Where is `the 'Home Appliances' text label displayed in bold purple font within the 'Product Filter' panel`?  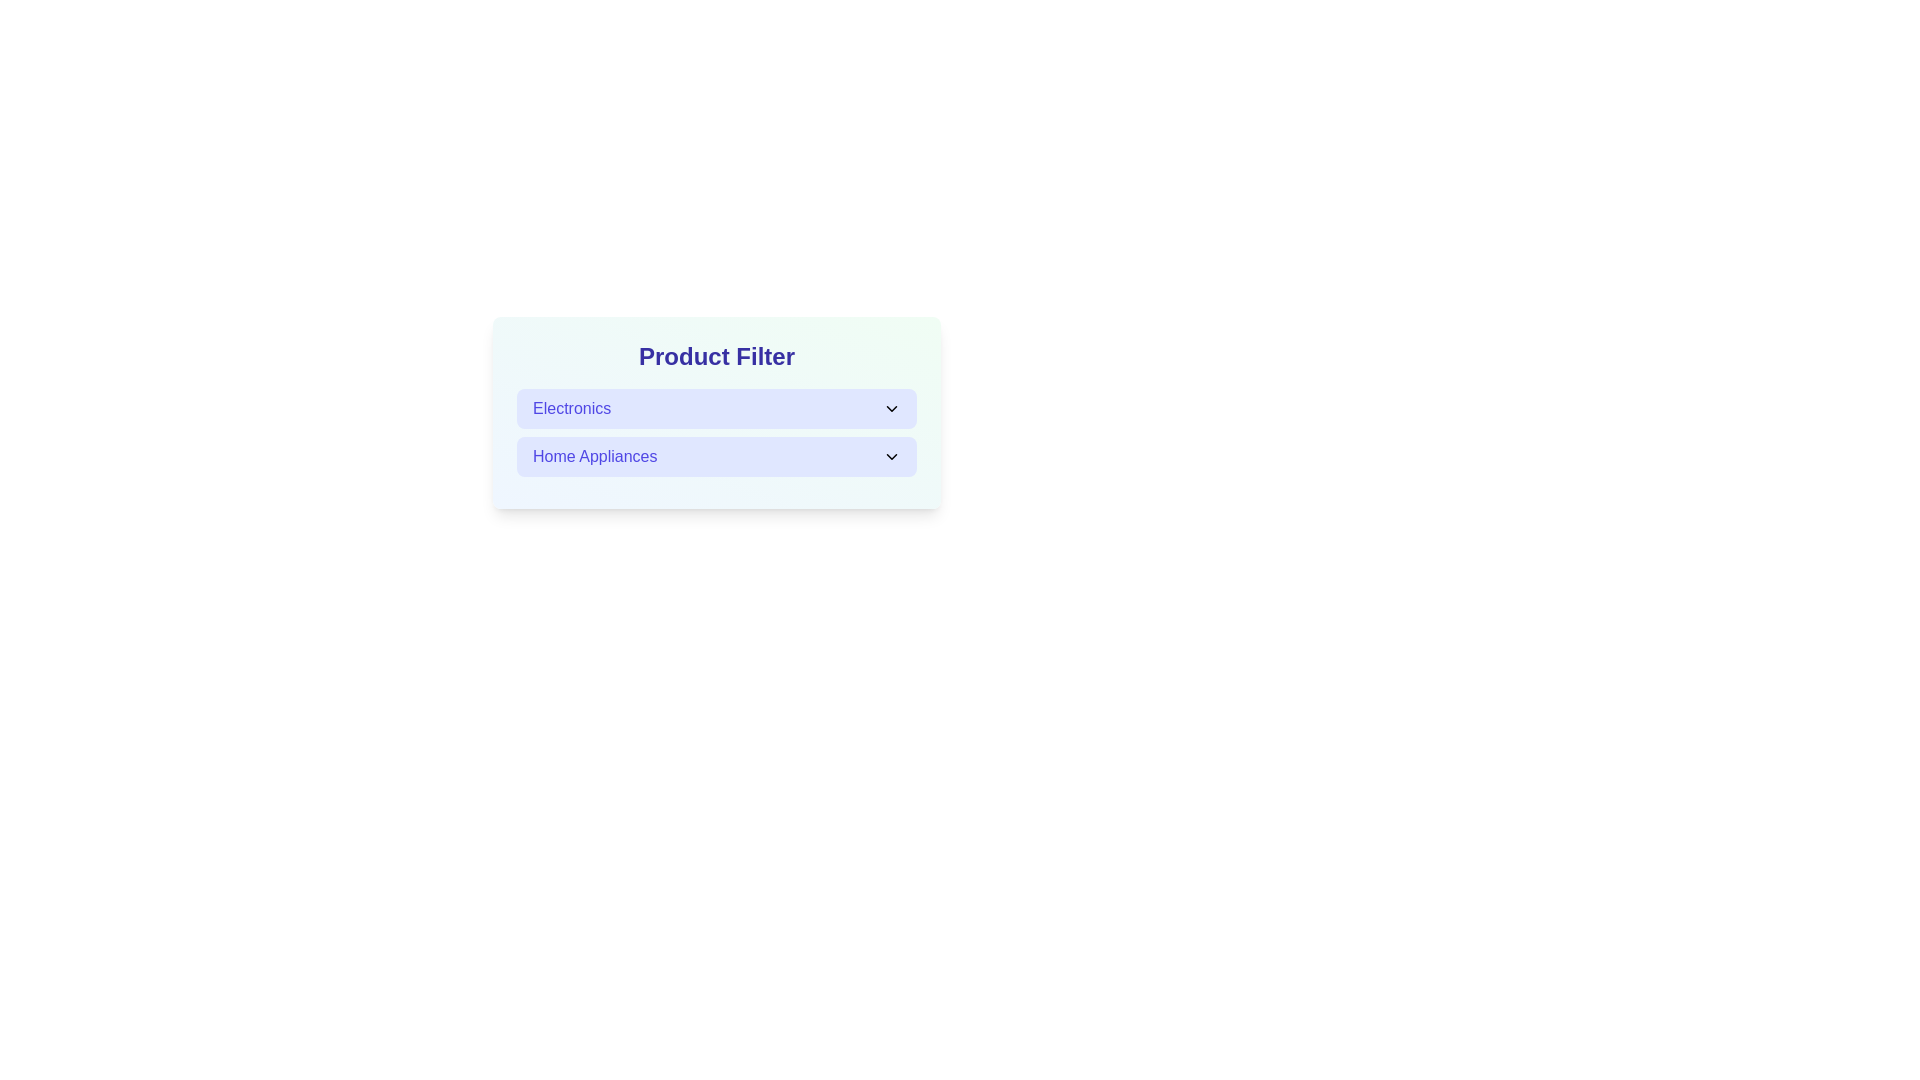 the 'Home Appliances' text label displayed in bold purple font within the 'Product Filter' panel is located at coordinates (594, 456).